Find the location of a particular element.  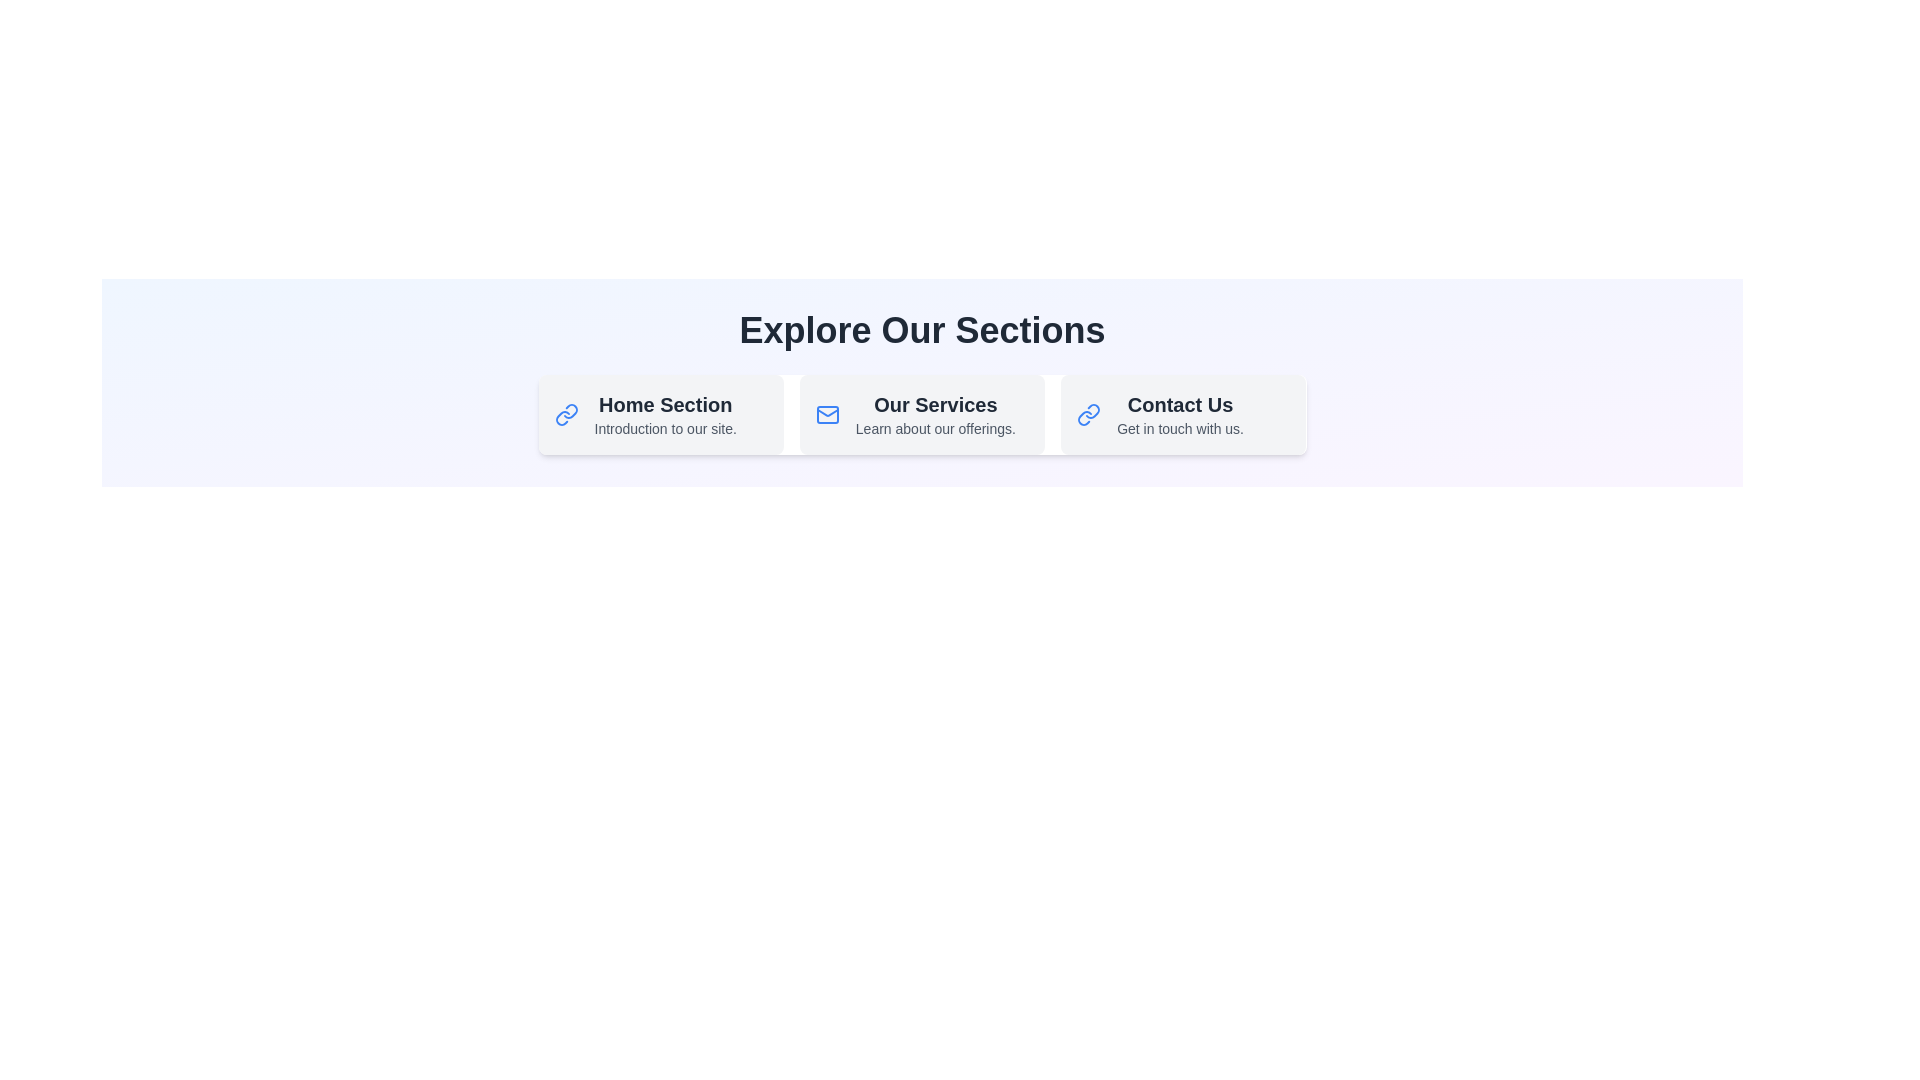

the Information Card with Title and Icon located in the third position of the navigation set is located at coordinates (1183, 414).